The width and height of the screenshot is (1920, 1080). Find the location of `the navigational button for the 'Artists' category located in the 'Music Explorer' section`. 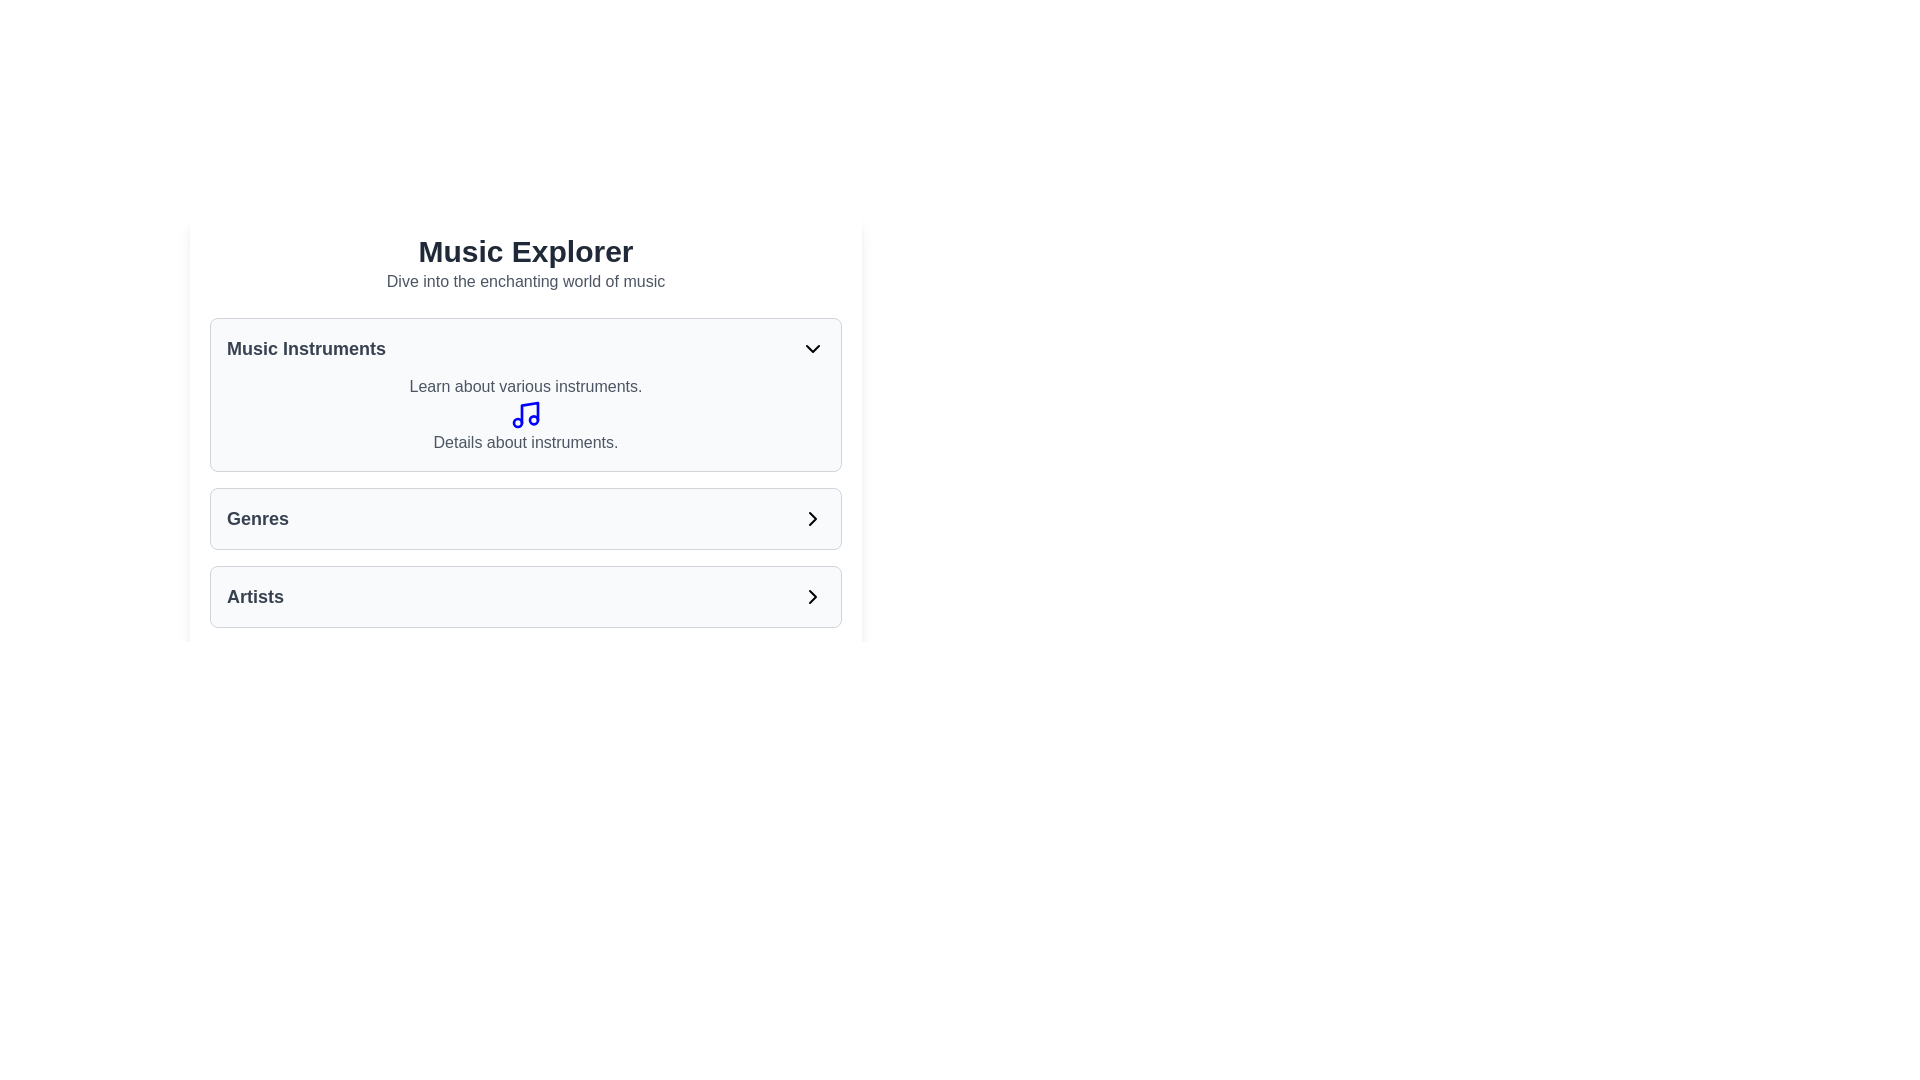

the navigational button for the 'Artists' category located in the 'Music Explorer' section is located at coordinates (526, 596).